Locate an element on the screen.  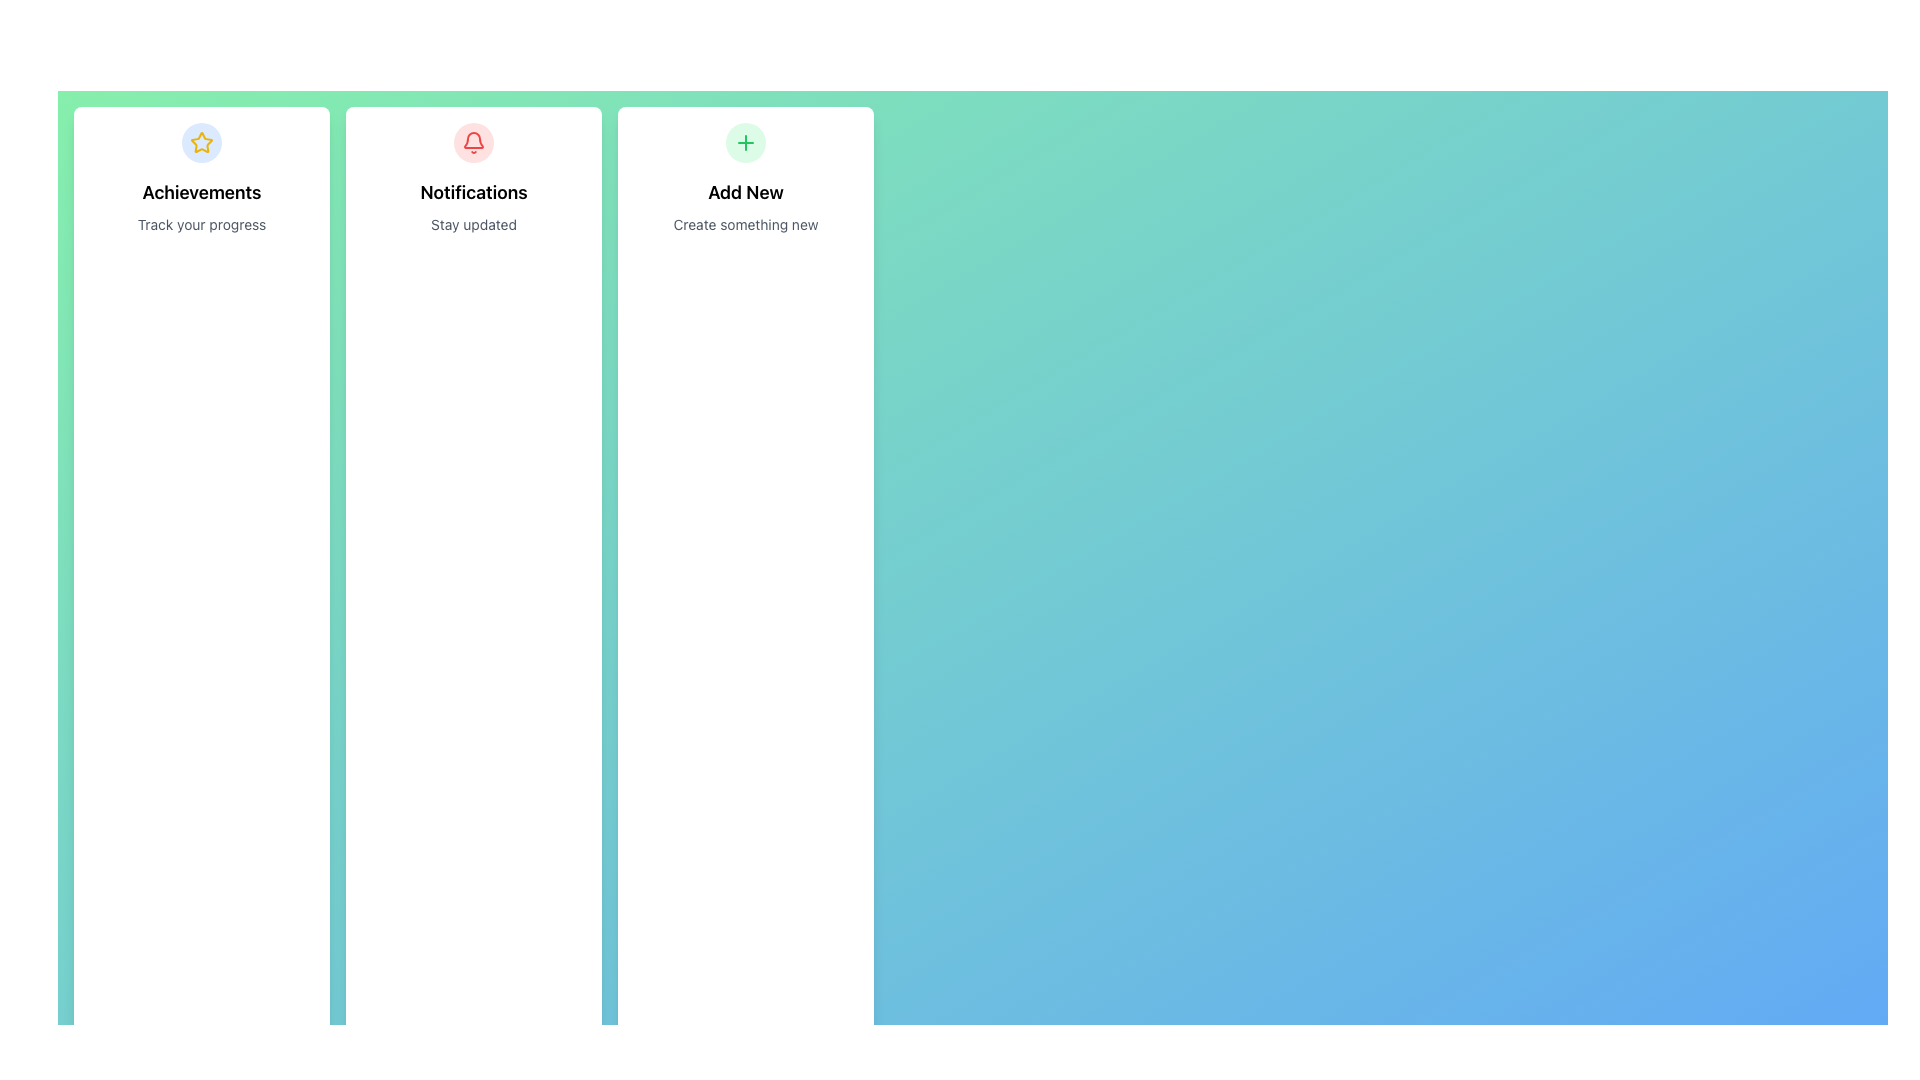
the small circular icon filled with a light blue background and a yellow star shape in the center, located within the 'Achievements' card, positioned above the text 'Achievements' and 'Track your progress' is located at coordinates (201, 141).